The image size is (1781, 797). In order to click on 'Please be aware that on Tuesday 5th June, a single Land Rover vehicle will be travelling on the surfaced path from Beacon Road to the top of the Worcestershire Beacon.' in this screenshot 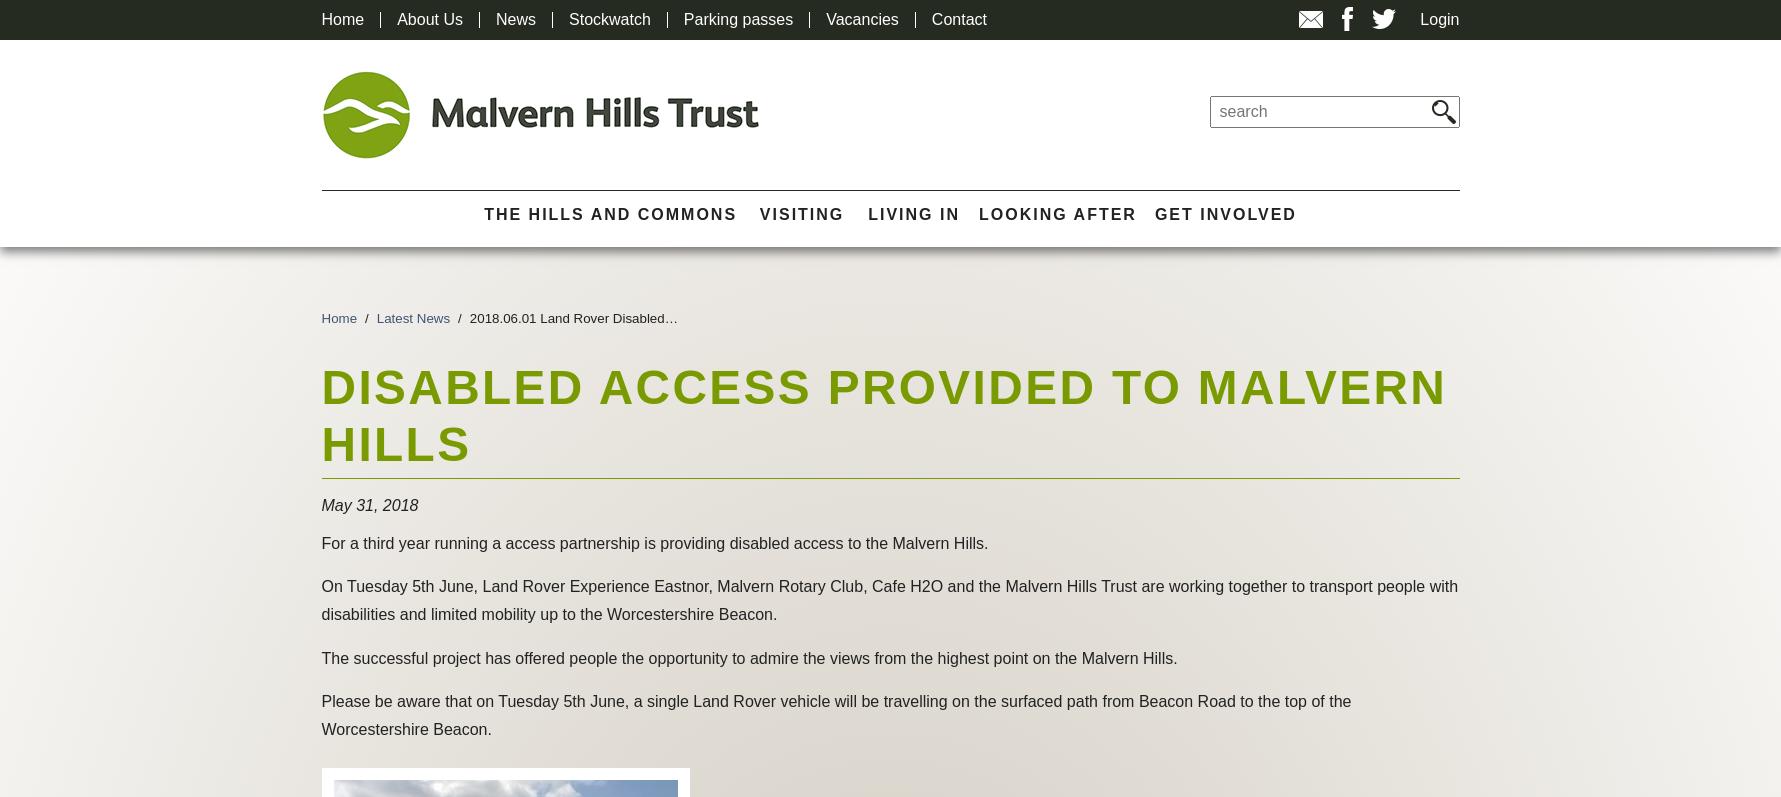, I will do `click(836, 715)`.